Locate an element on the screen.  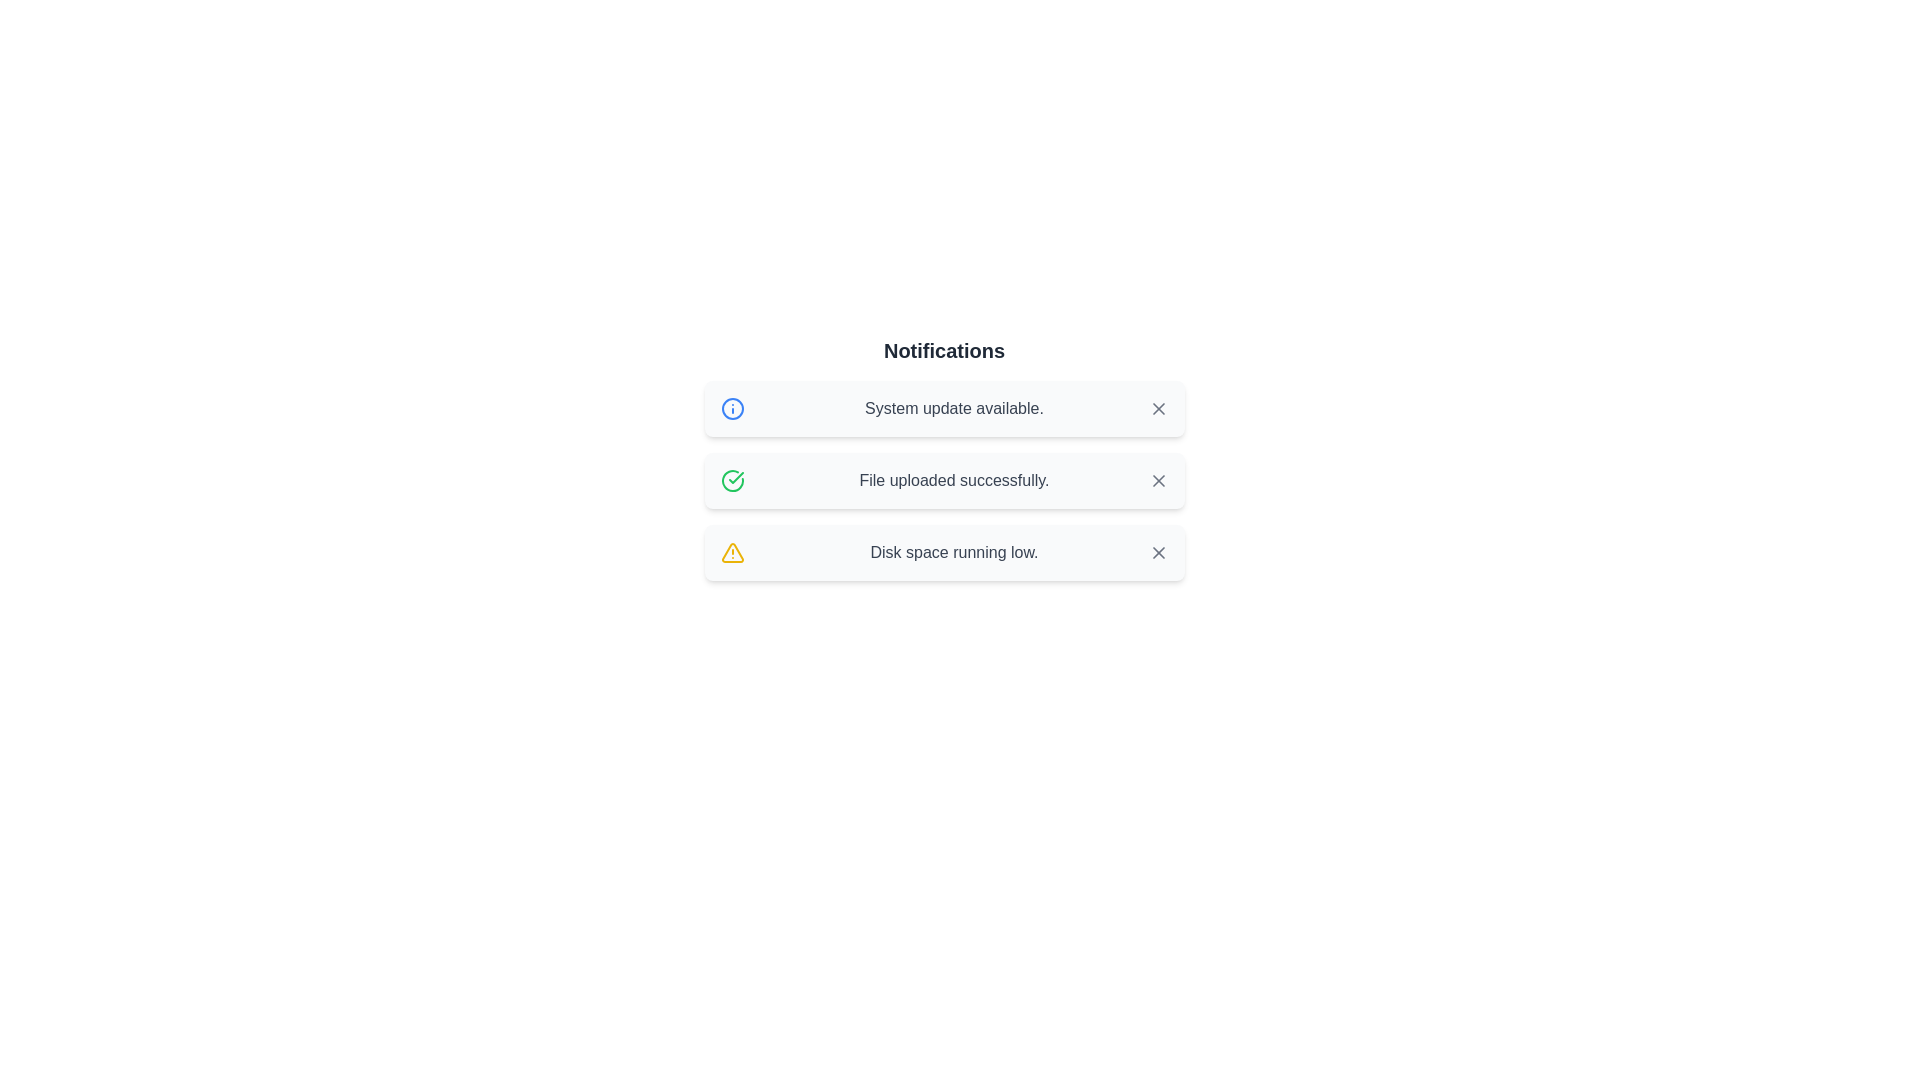
the 'X' icon in the notification card that indicates 'File uploaded successfully' is located at coordinates (1158, 481).